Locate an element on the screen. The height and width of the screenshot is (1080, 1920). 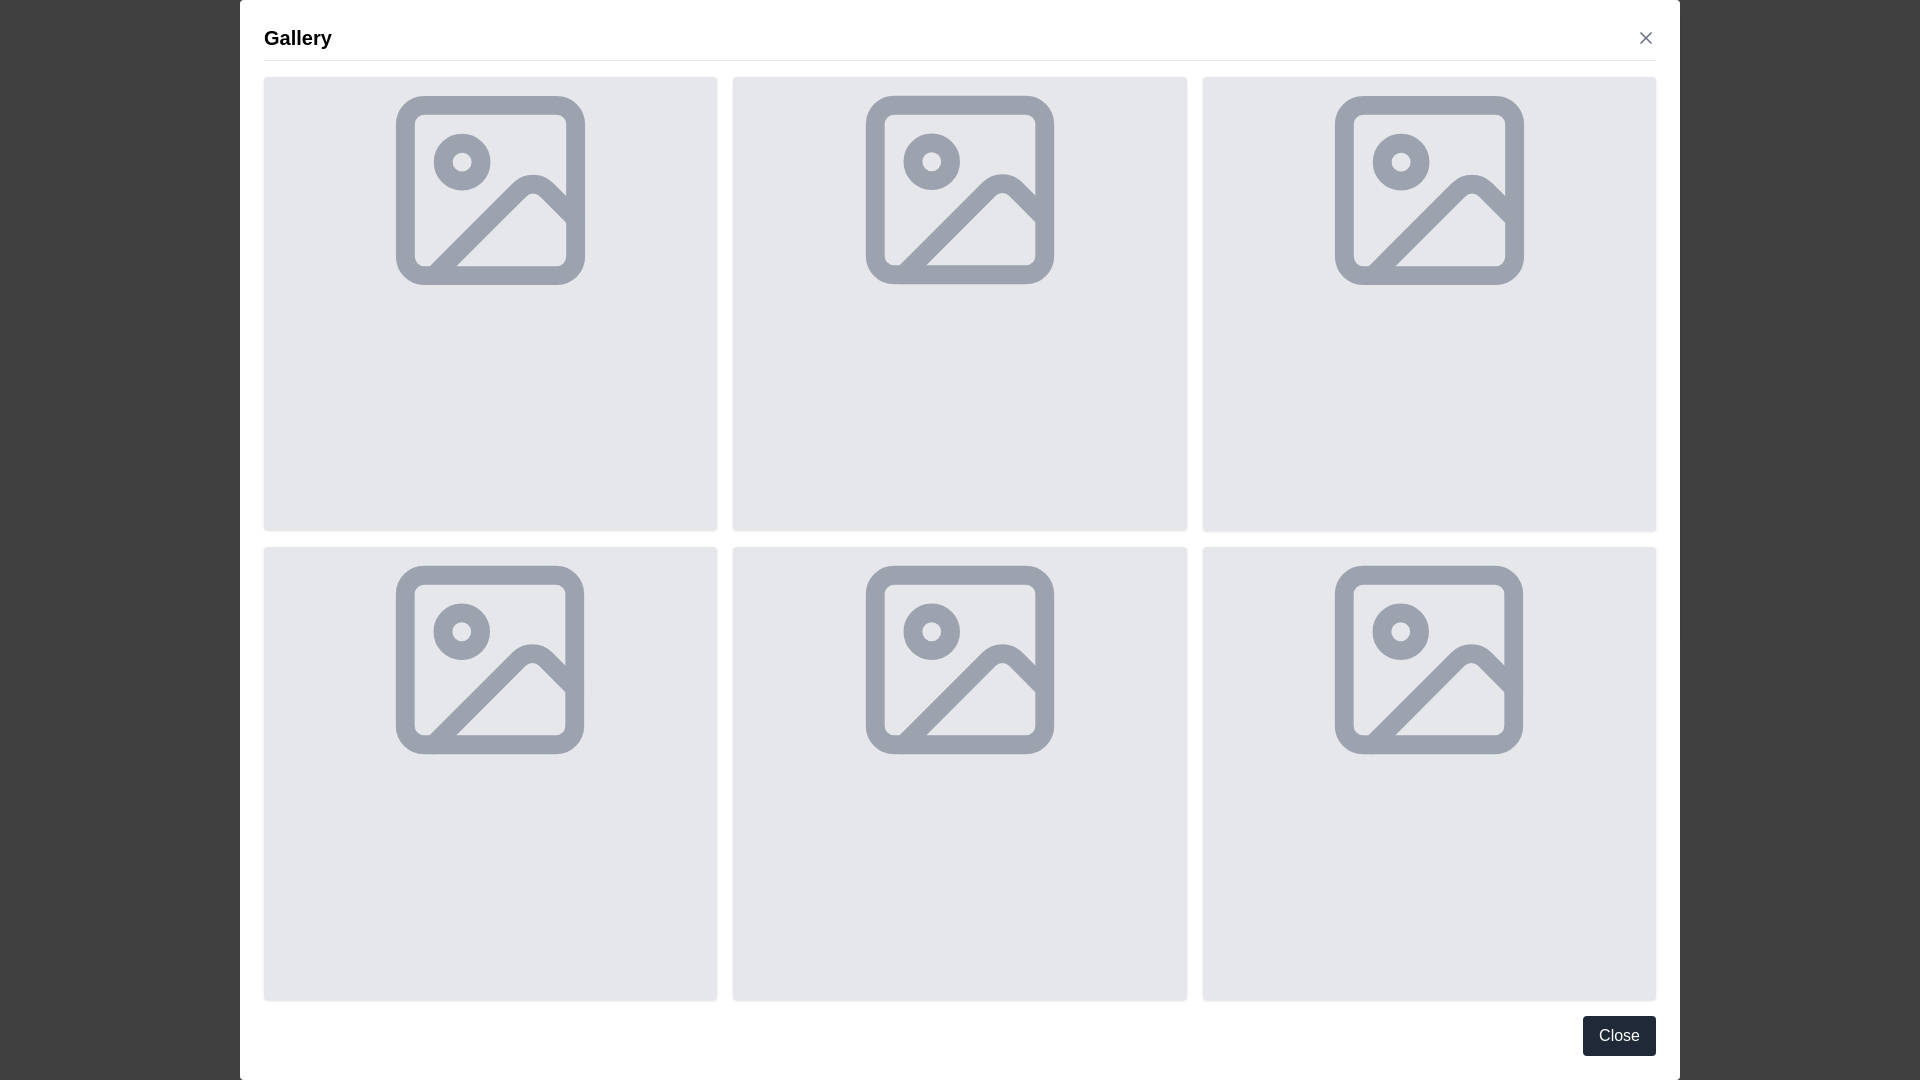
the image placeholder component located in the top-left corner of the grid layout by moving the mouse to its center is located at coordinates (490, 303).